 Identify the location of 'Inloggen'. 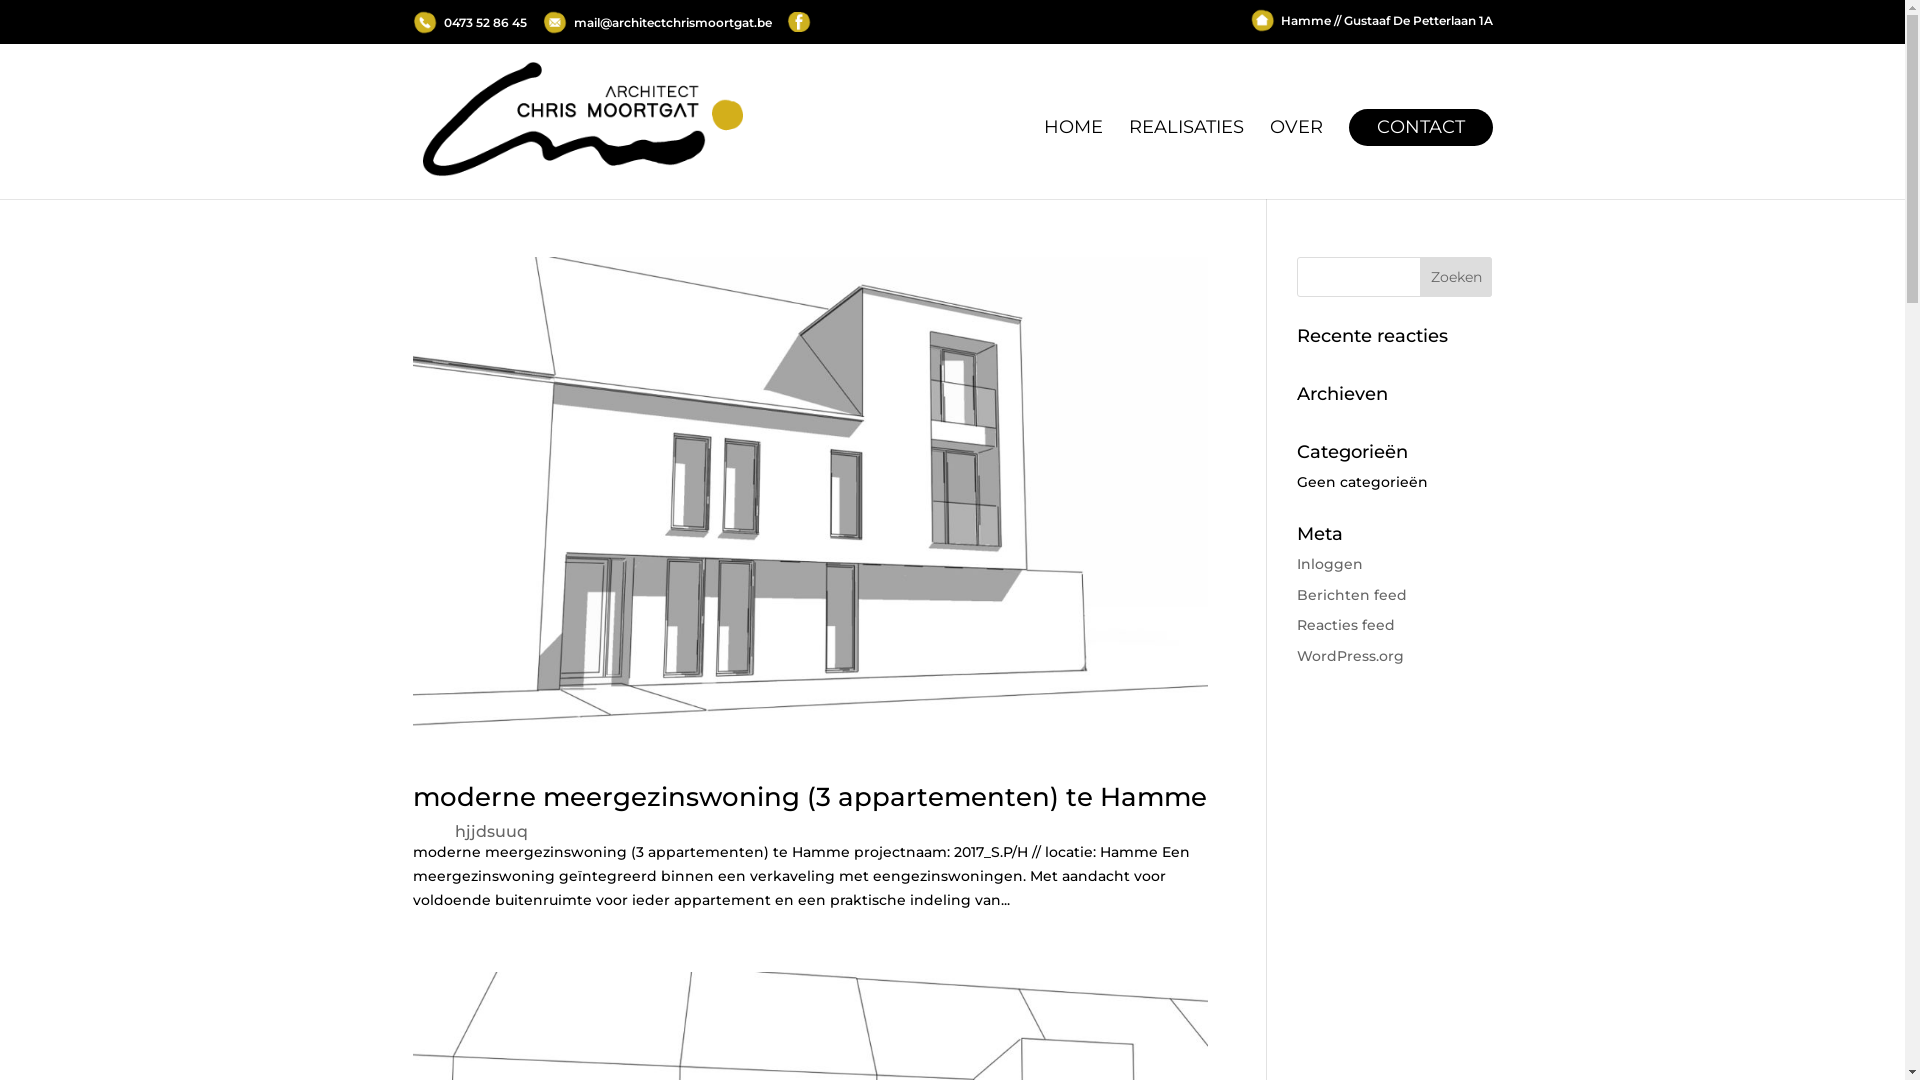
(1329, 563).